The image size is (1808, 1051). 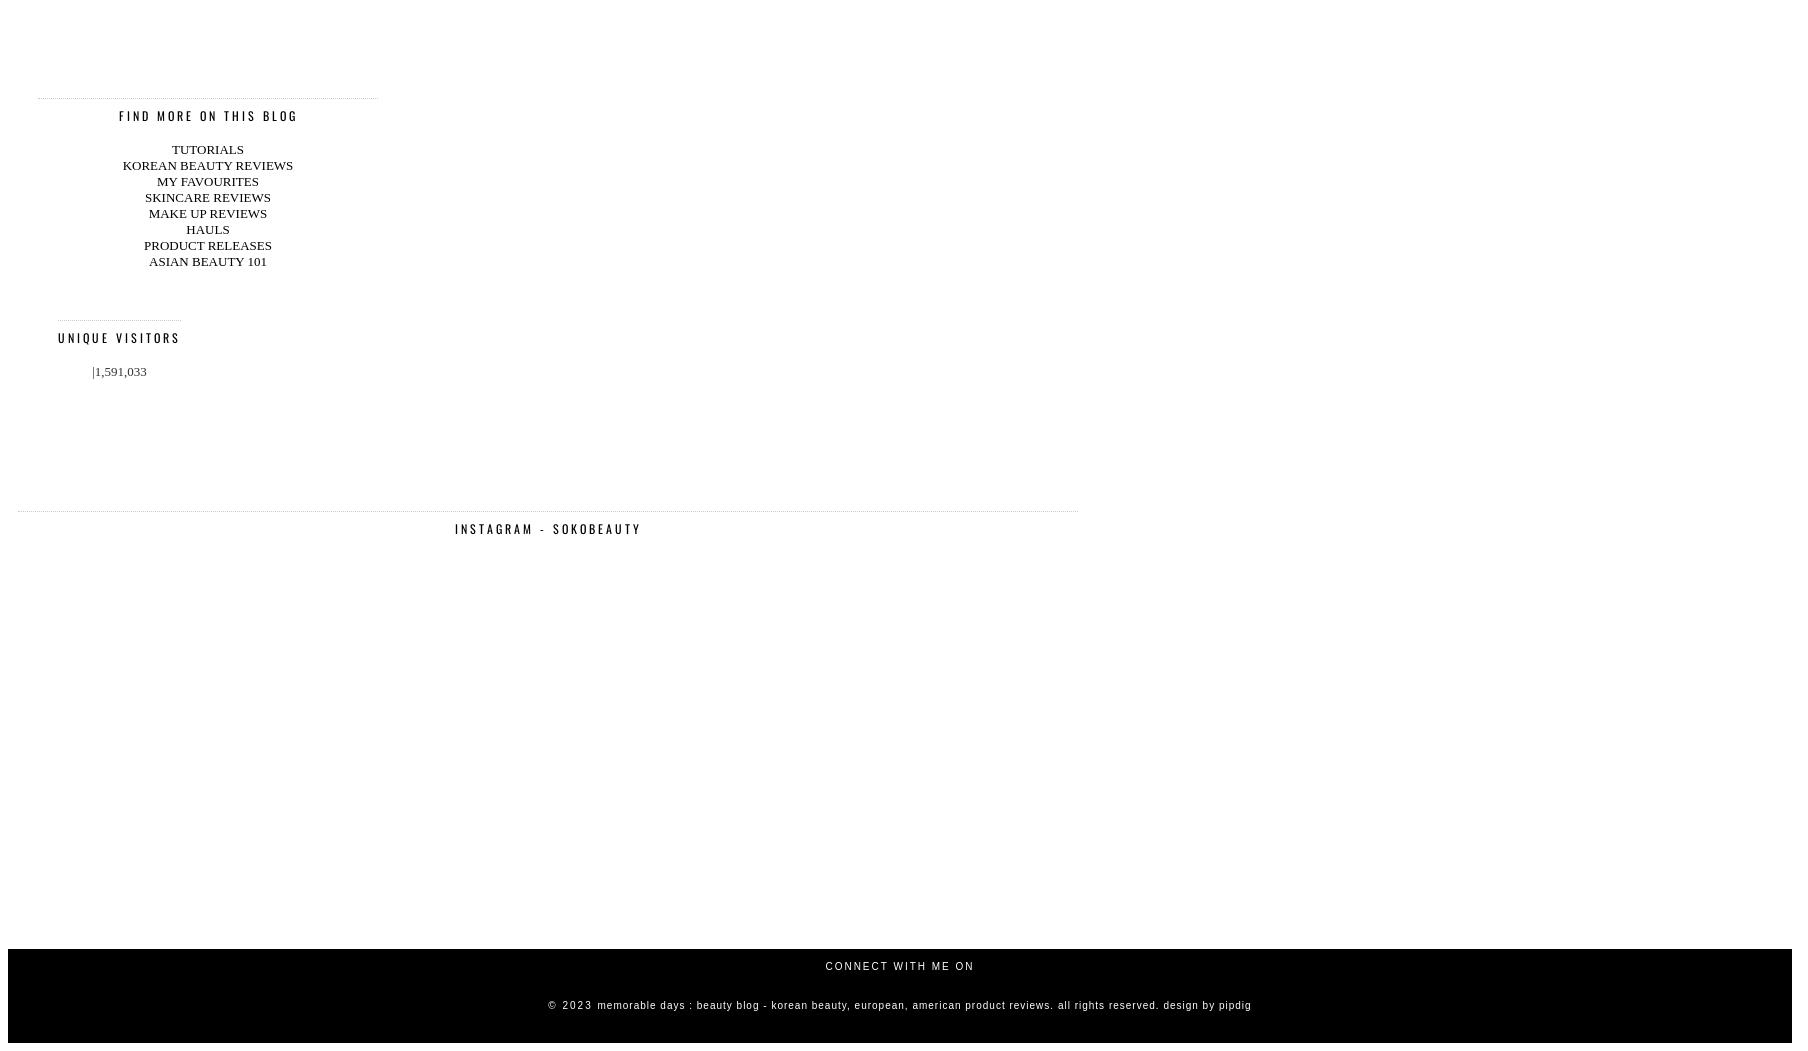 What do you see at coordinates (1207, 767) in the screenshot?
I see `'design by pipdig'` at bounding box center [1207, 767].